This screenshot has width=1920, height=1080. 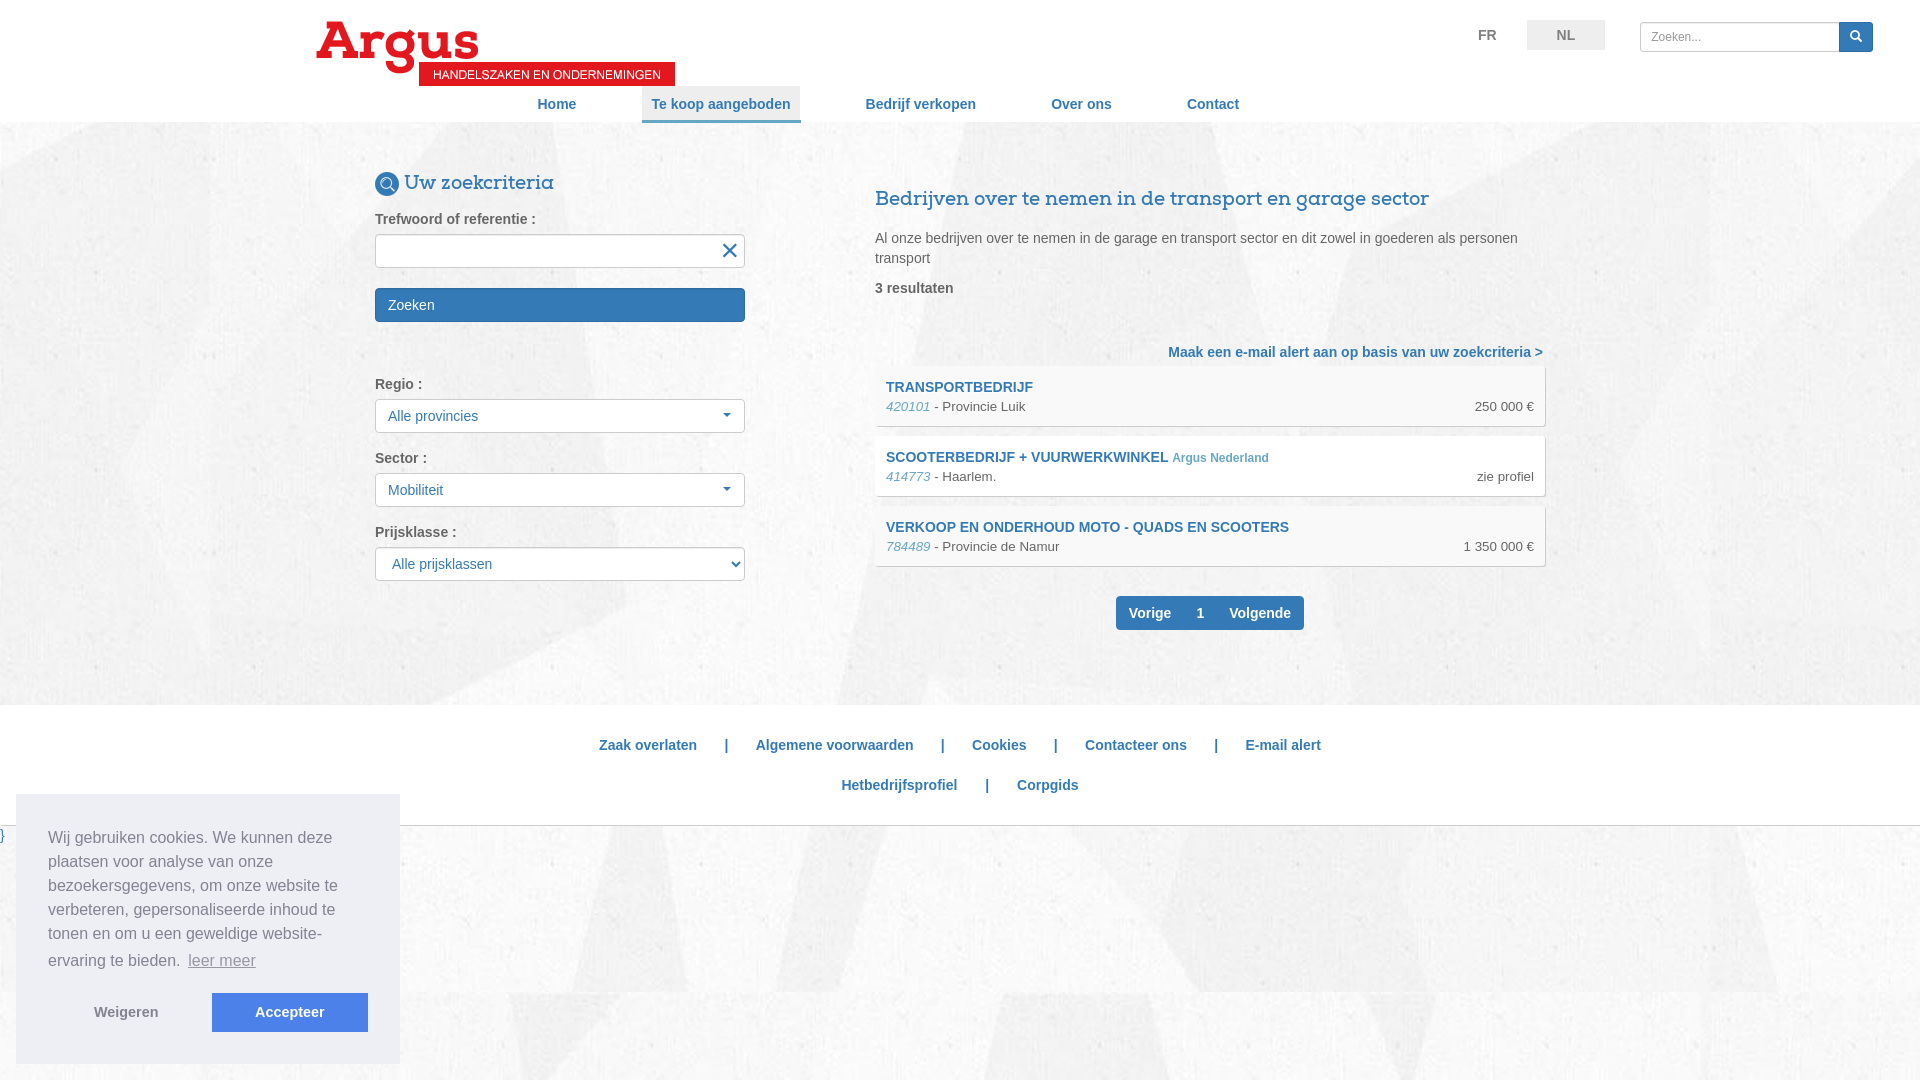 What do you see at coordinates (1565, 34) in the screenshot?
I see `'NL'` at bounding box center [1565, 34].